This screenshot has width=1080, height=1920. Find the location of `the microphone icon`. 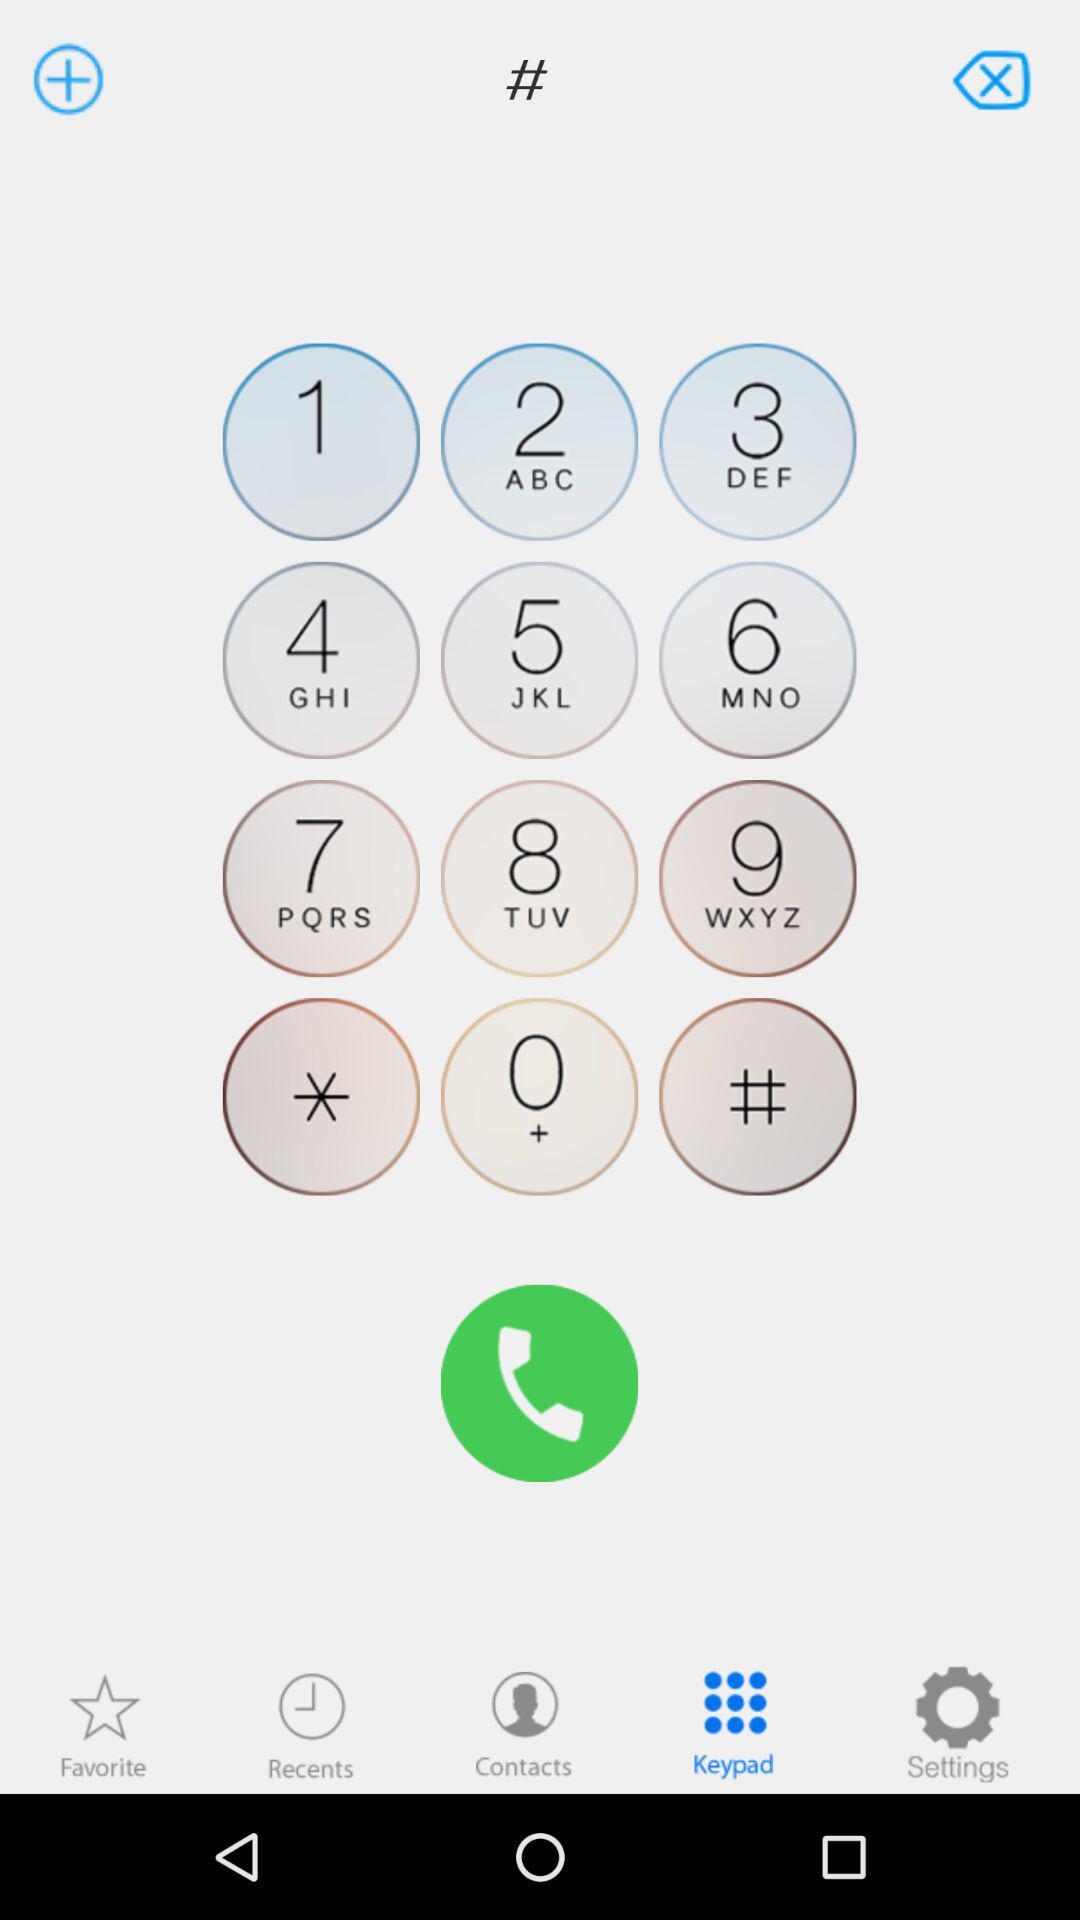

the microphone icon is located at coordinates (538, 1173).